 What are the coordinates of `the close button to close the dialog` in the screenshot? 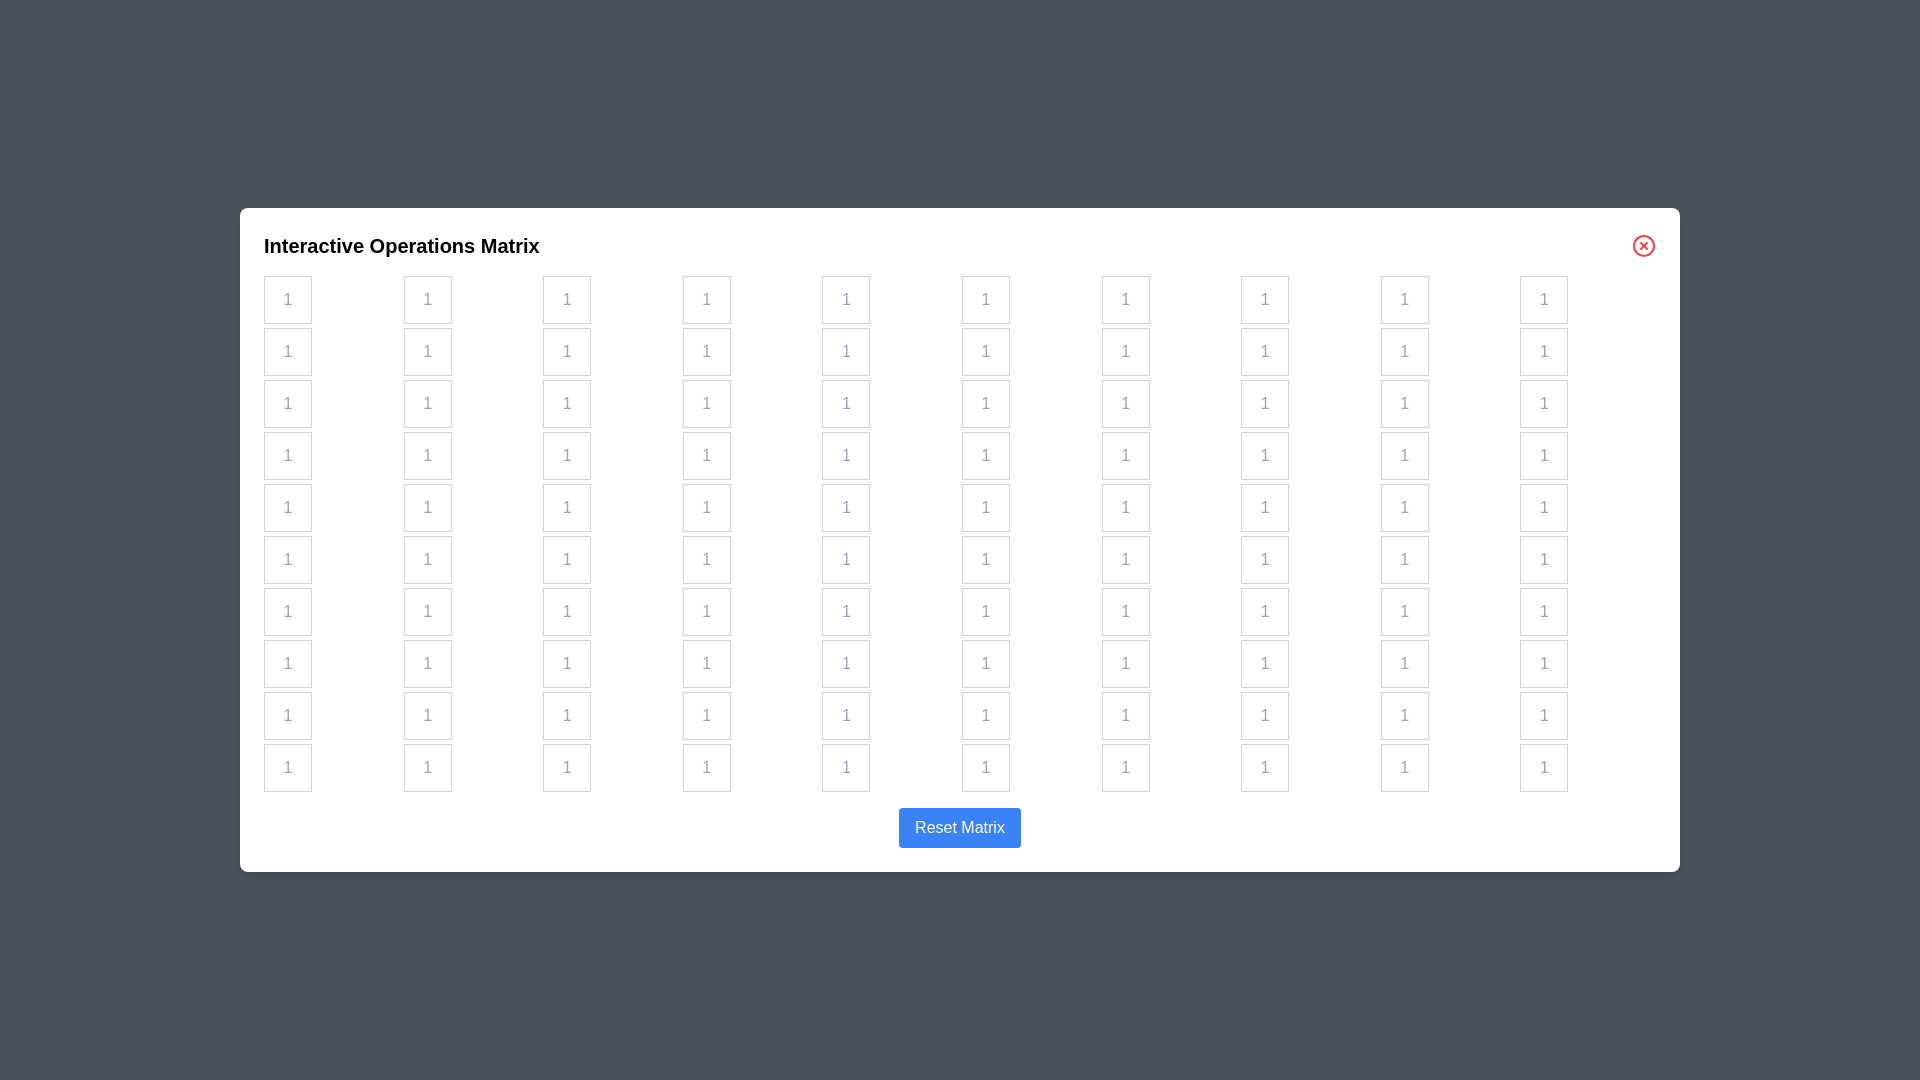 It's located at (1643, 245).